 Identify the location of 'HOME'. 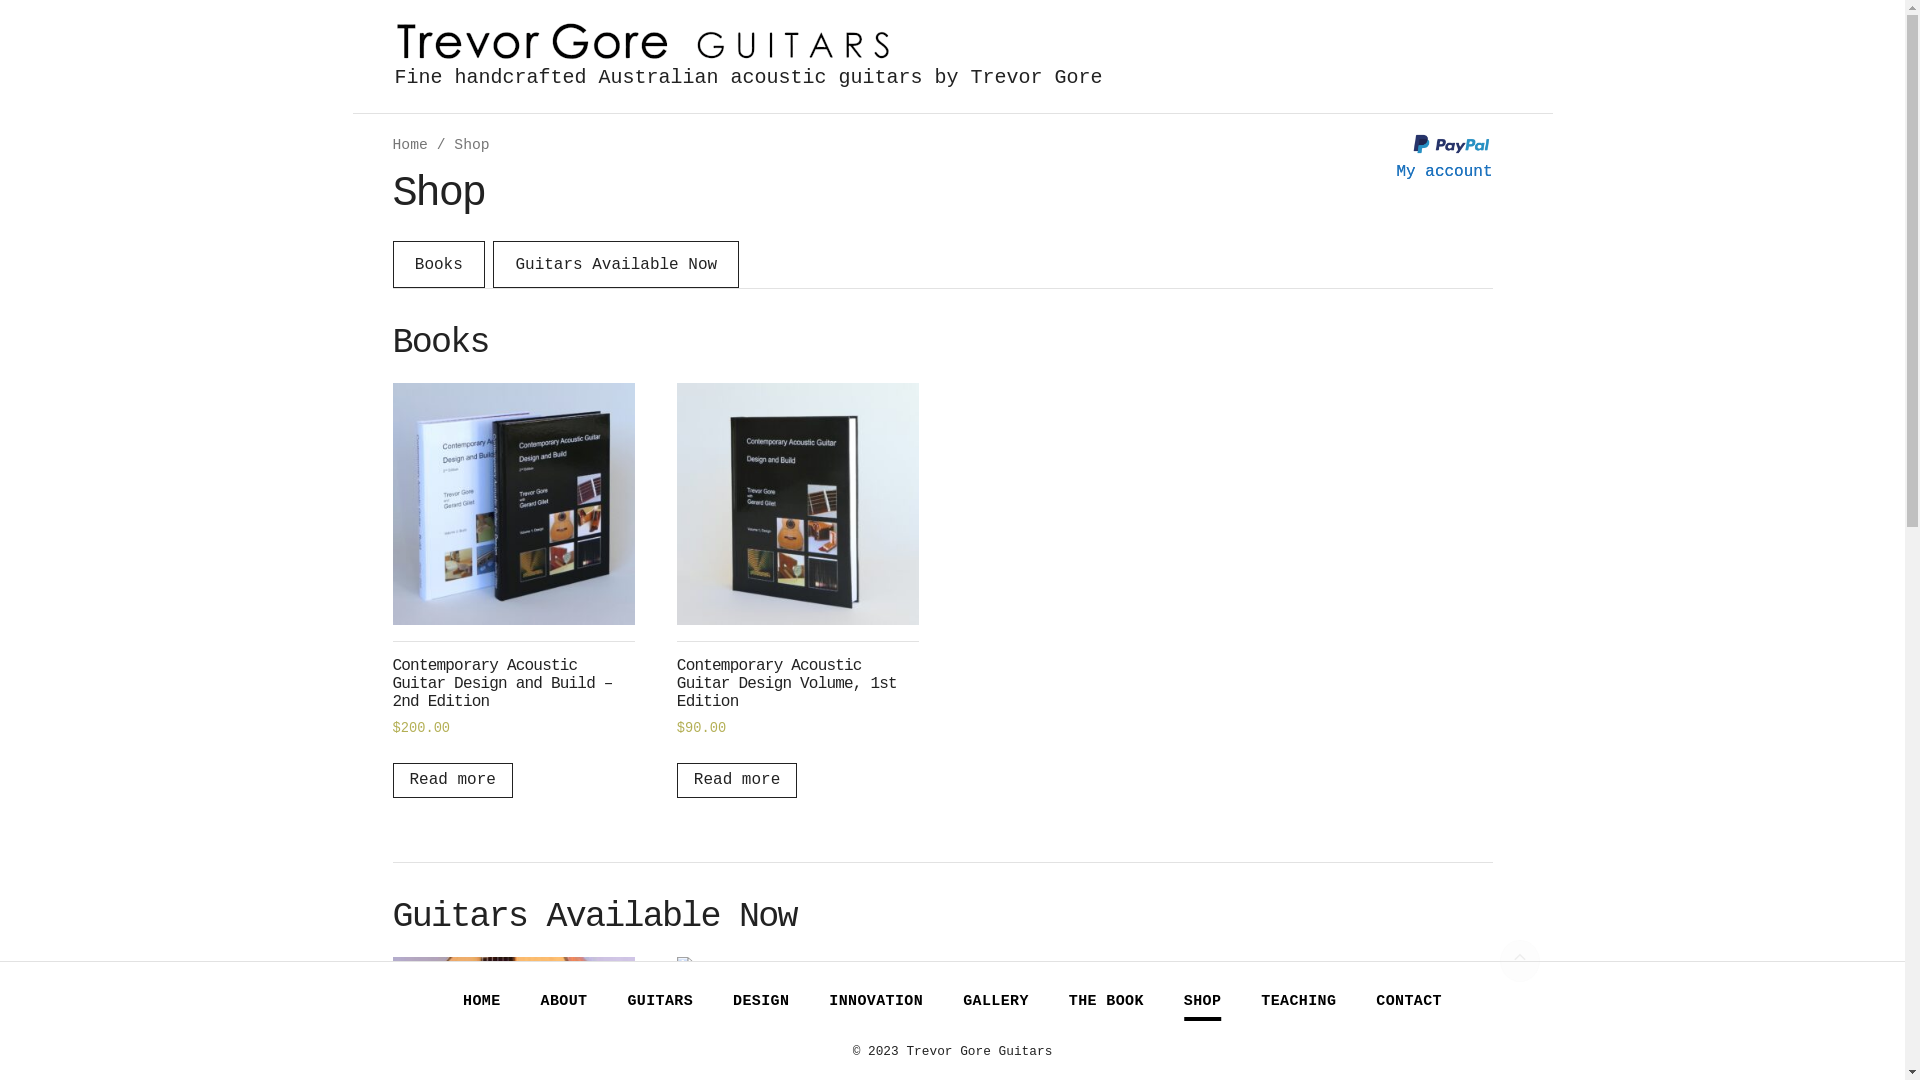
(481, 1002).